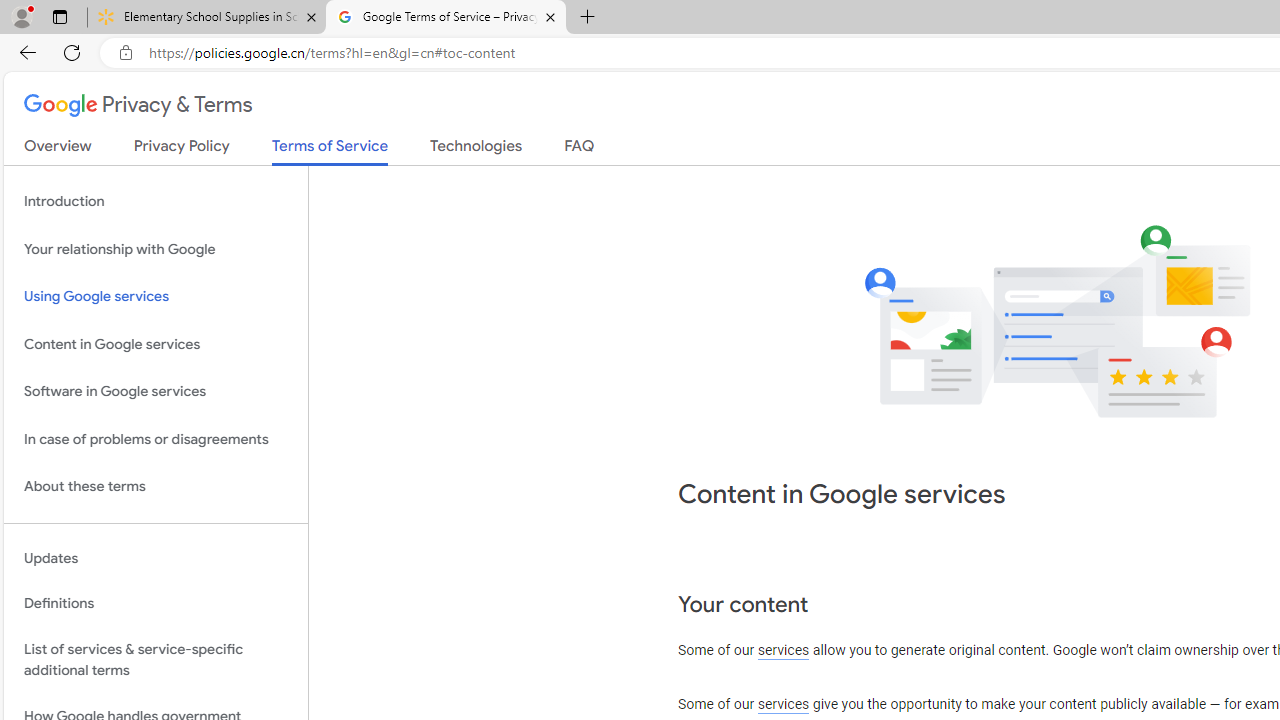 This screenshot has width=1280, height=720. What do you see at coordinates (550, 17) in the screenshot?
I see `'Close tab'` at bounding box center [550, 17].